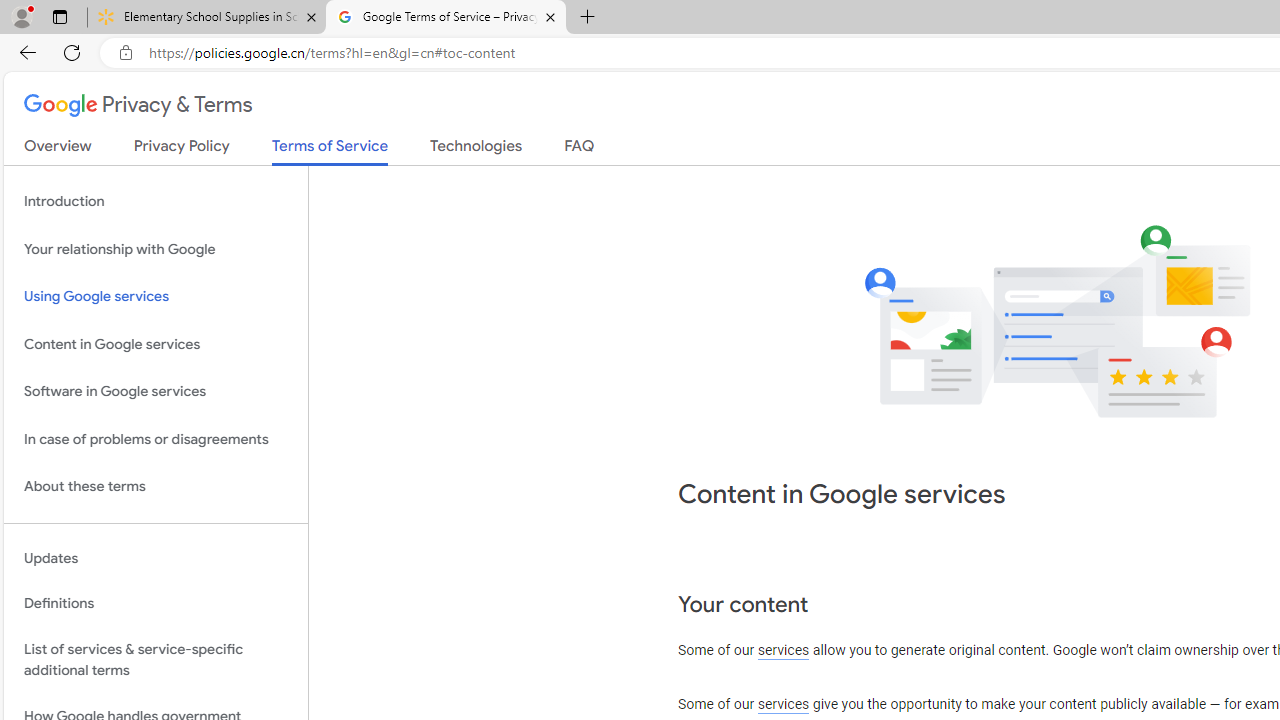 This screenshot has width=1280, height=720. What do you see at coordinates (550, 17) in the screenshot?
I see `'Close tab'` at bounding box center [550, 17].